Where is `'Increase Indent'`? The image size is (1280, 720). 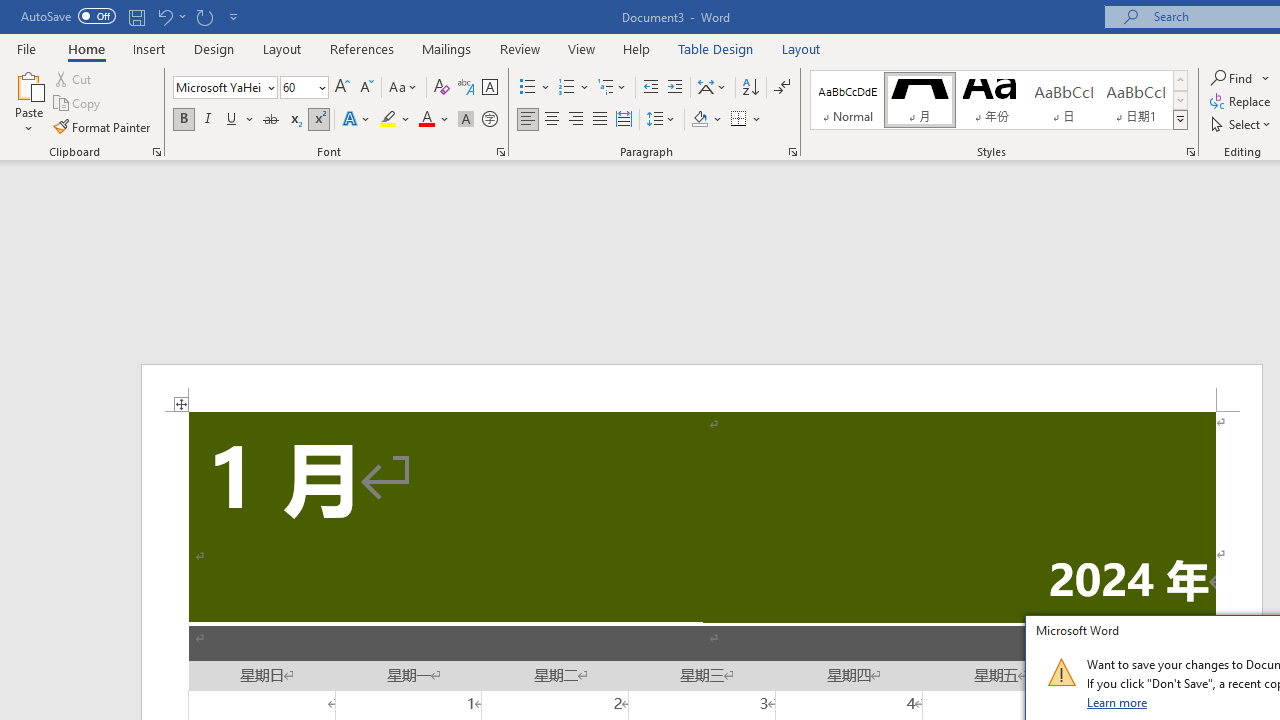
'Increase Indent' is located at coordinates (675, 86).